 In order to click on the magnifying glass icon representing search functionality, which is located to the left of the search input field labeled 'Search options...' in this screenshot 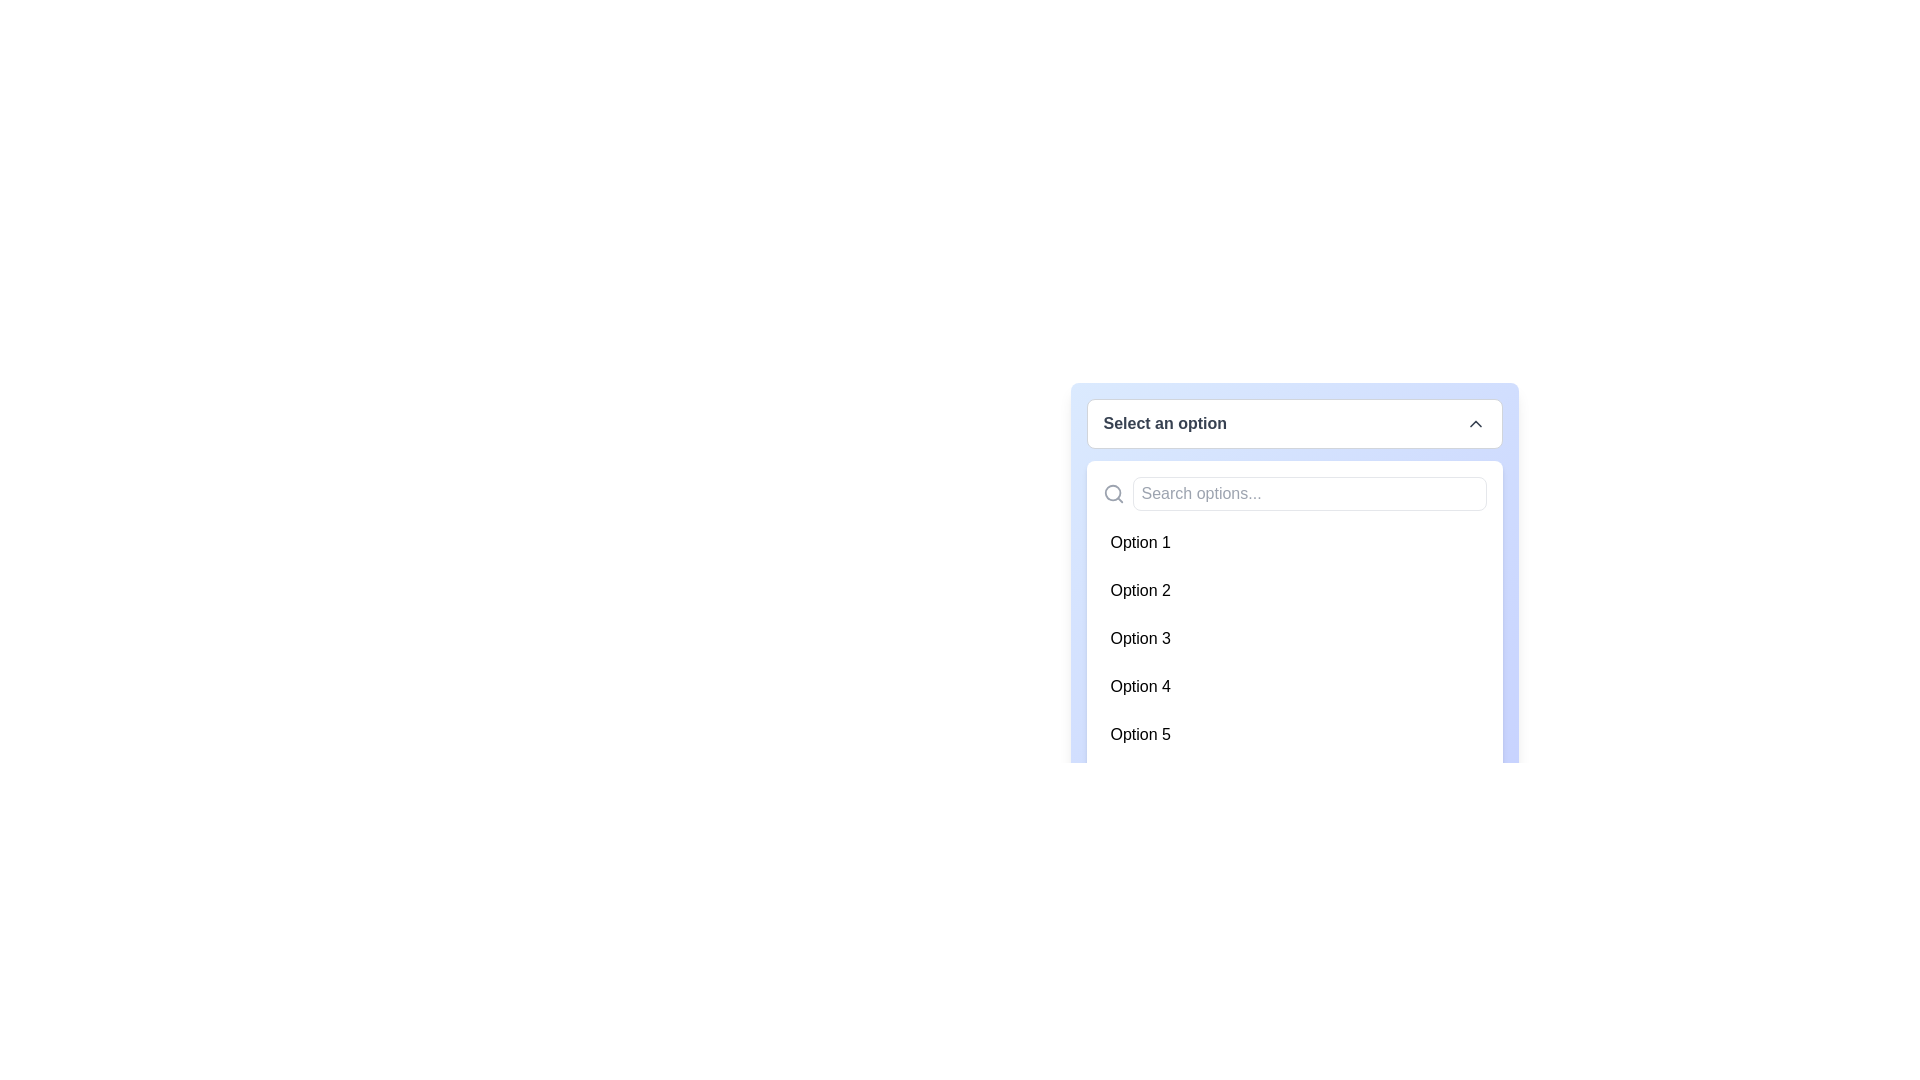, I will do `click(1112, 493)`.